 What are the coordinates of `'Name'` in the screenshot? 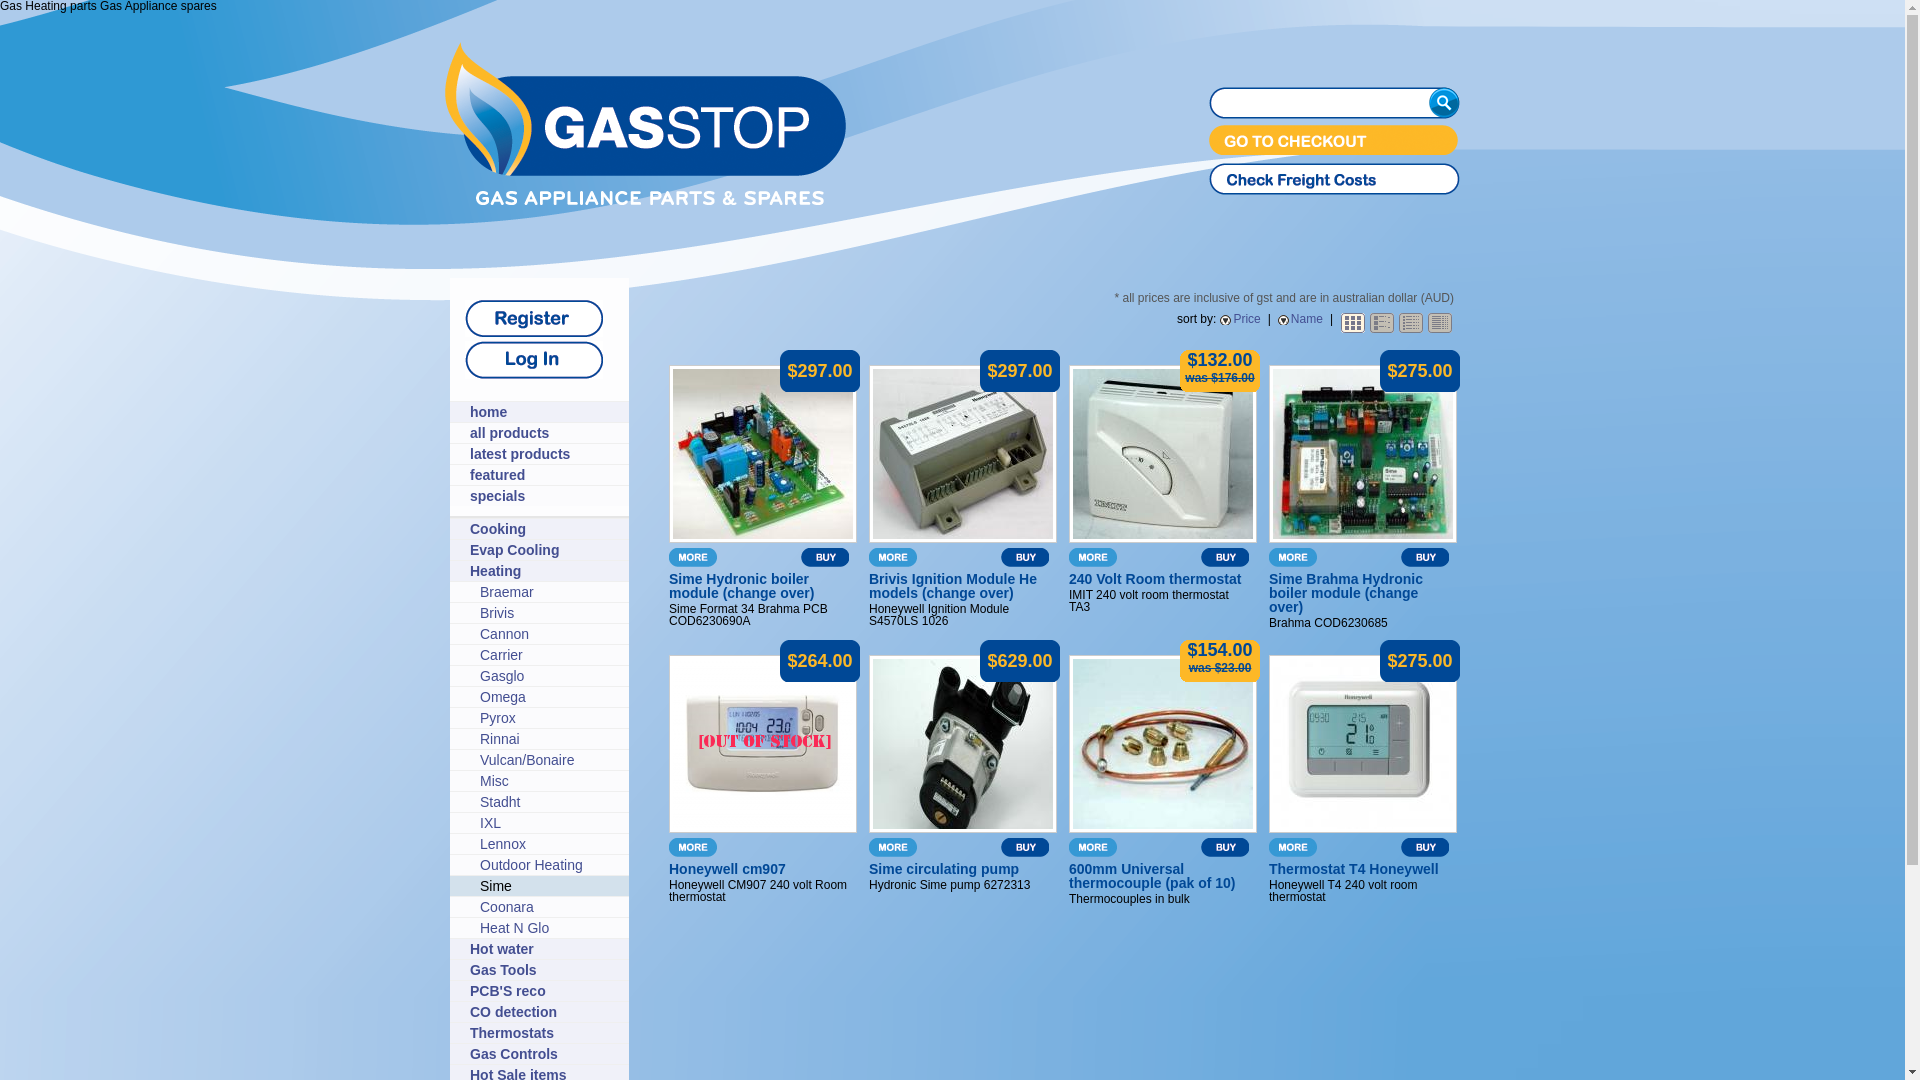 It's located at (1300, 318).